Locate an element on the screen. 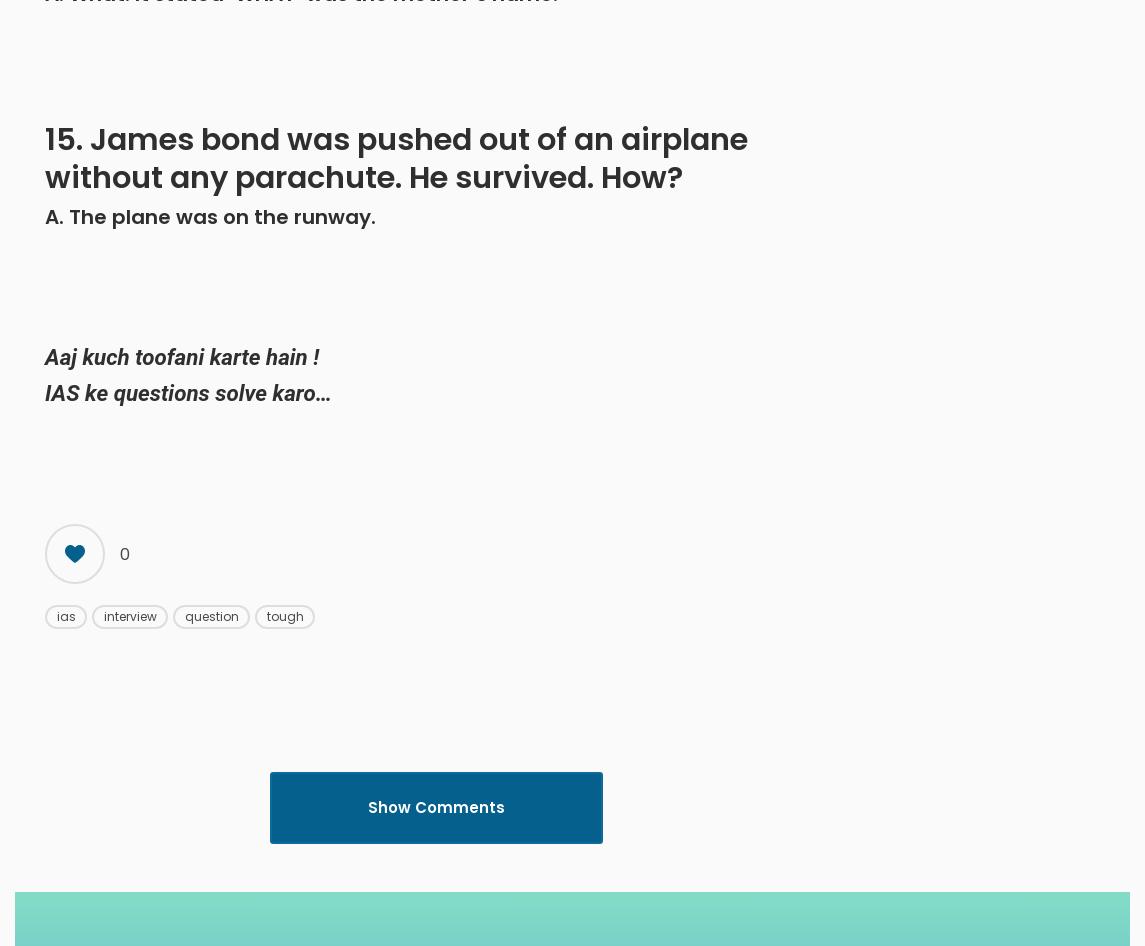 The height and width of the screenshot is (946, 1145). 'A. The plane was on the runway.' is located at coordinates (209, 215).